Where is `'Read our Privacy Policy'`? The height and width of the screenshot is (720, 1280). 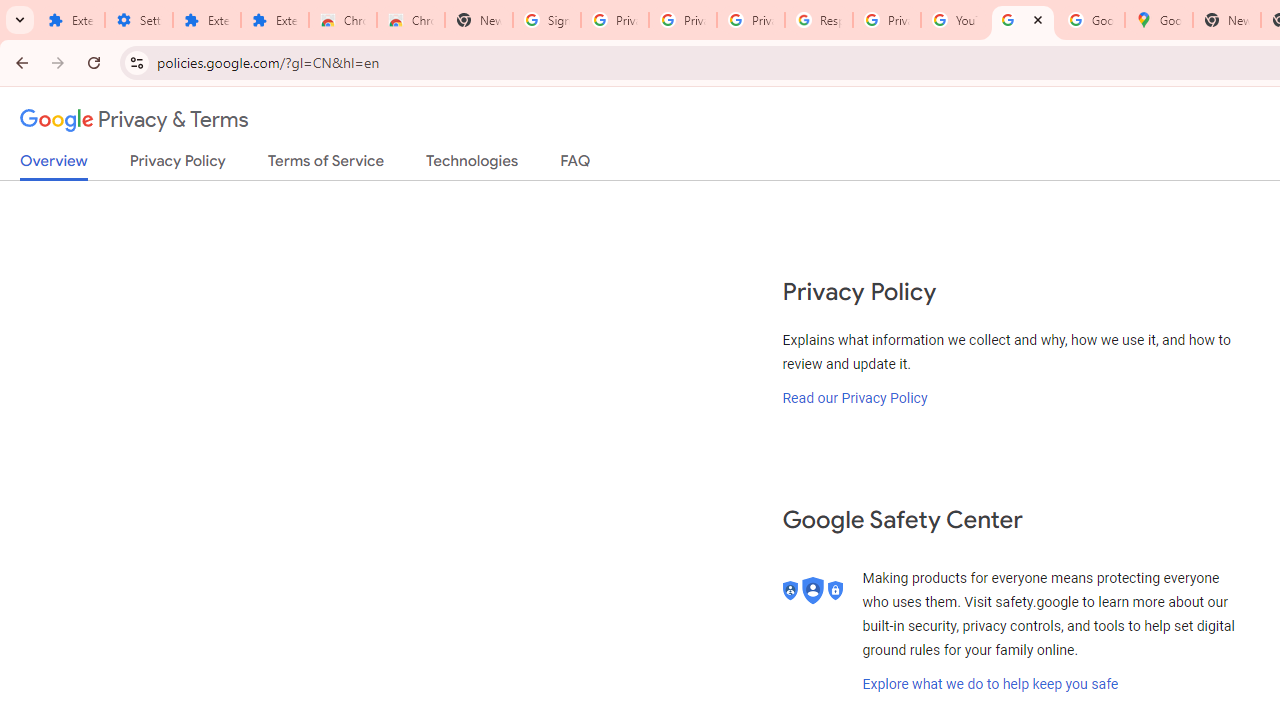
'Read our Privacy Policy' is located at coordinates (855, 397).